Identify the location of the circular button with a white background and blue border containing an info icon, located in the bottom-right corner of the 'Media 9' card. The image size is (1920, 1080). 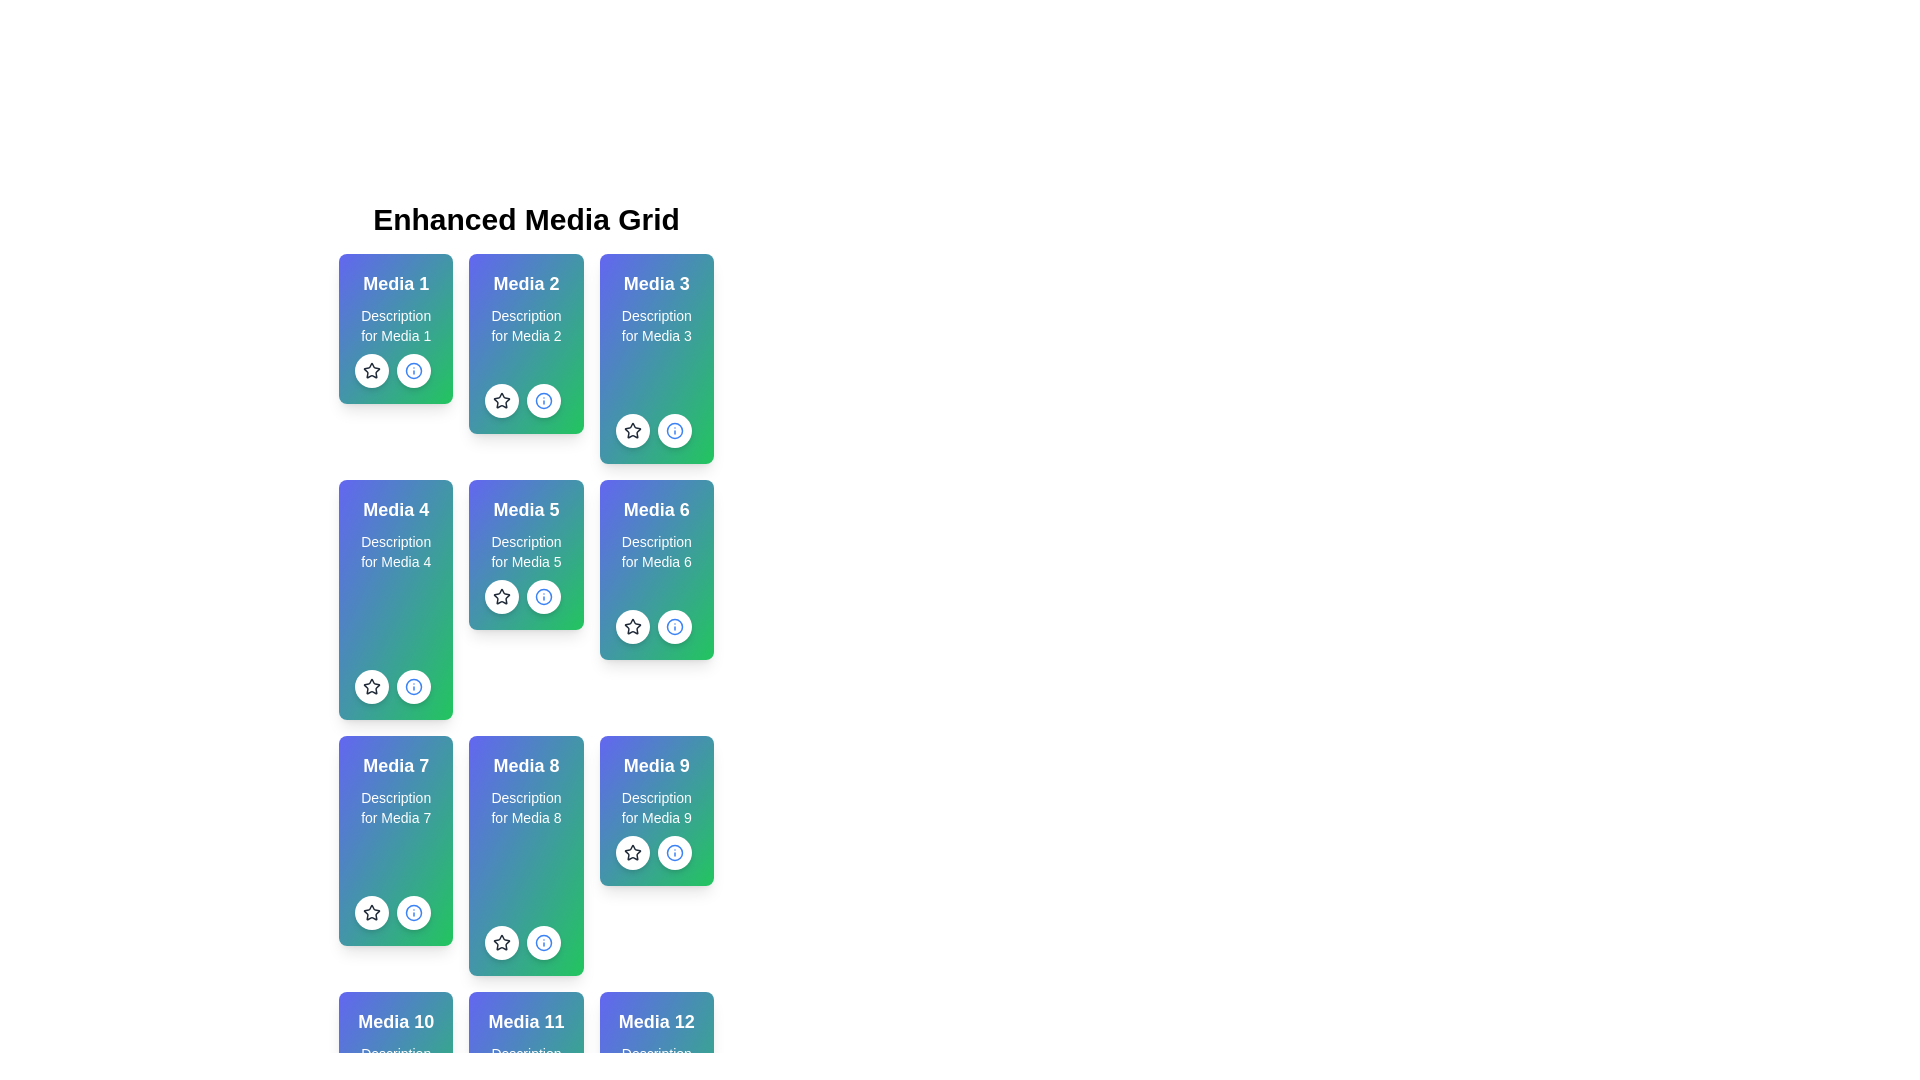
(674, 852).